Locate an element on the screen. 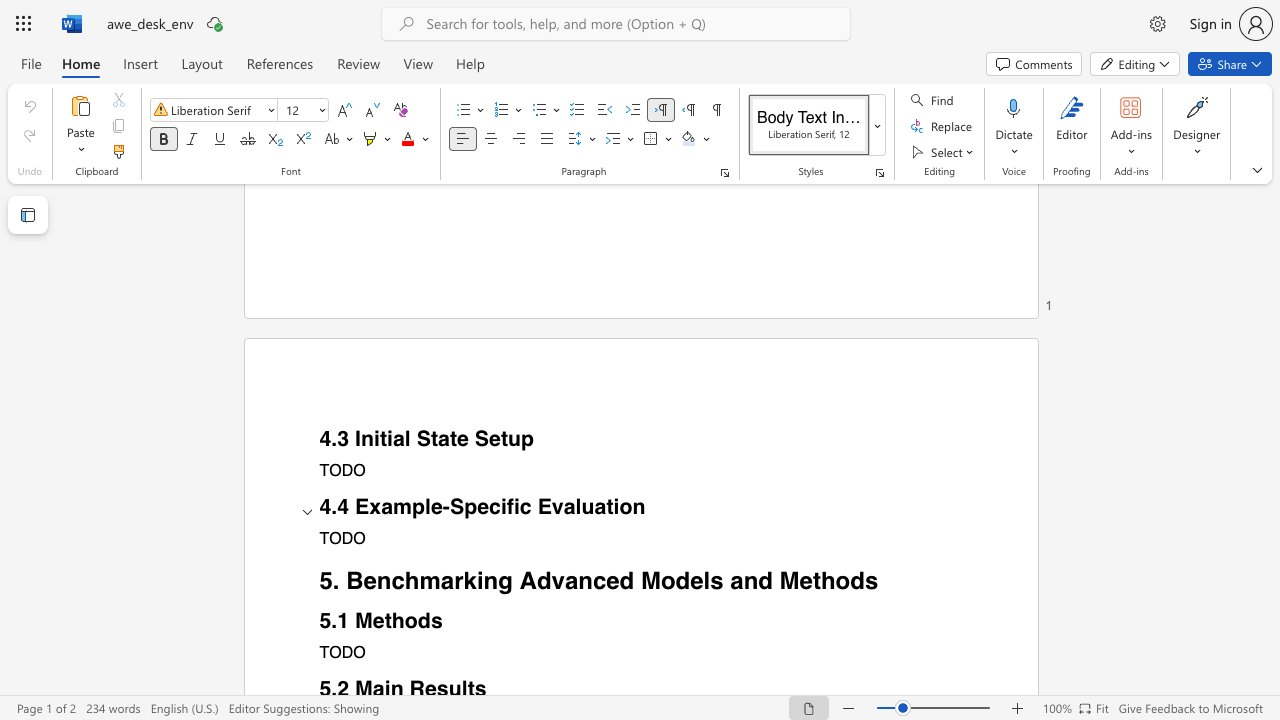 The width and height of the screenshot is (1280, 720). the 2th character "s" in the text is located at coordinates (871, 580).